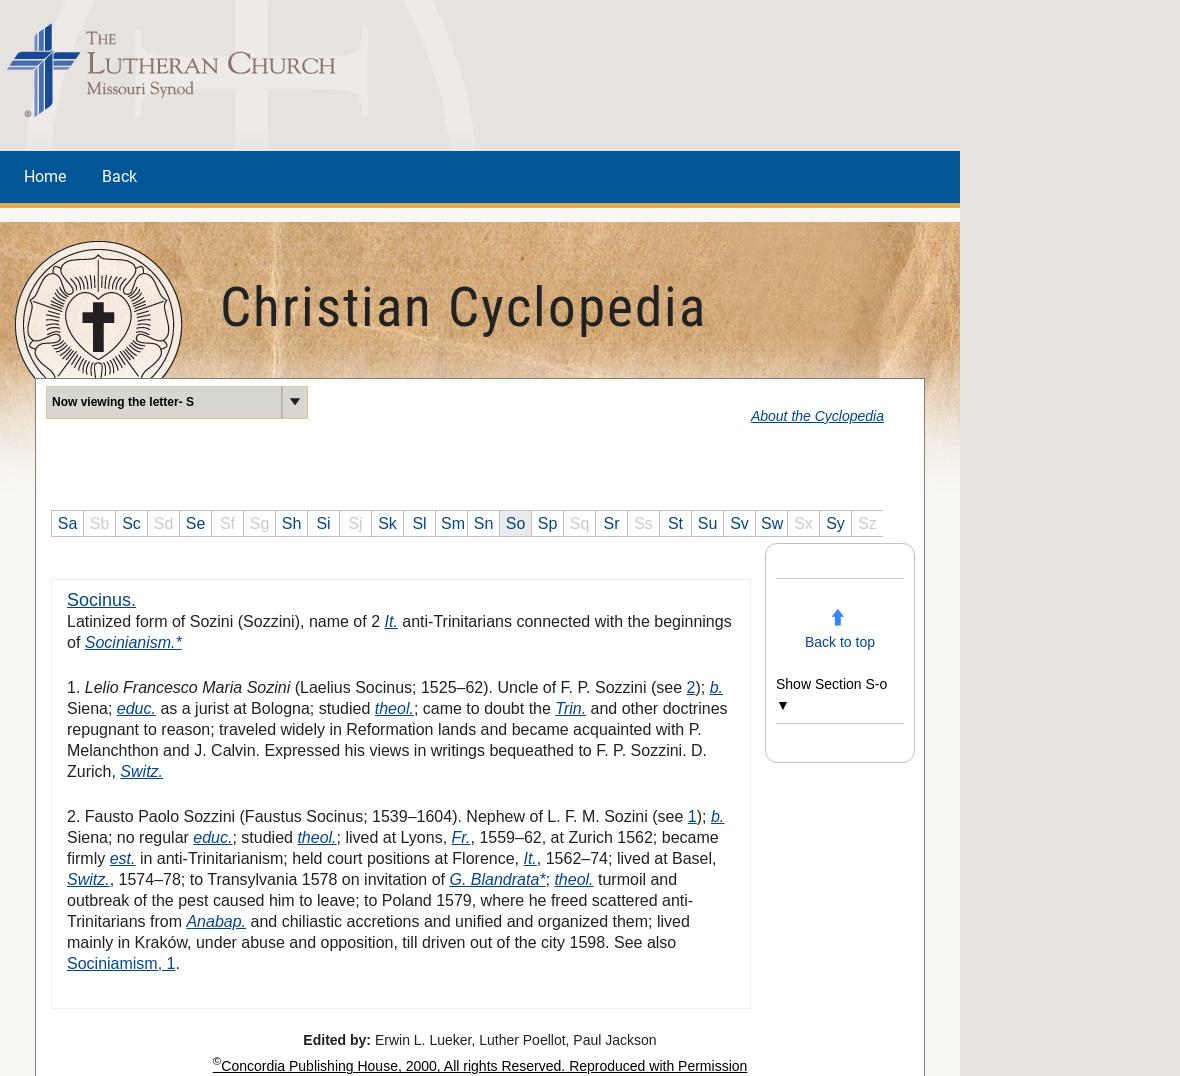 The width and height of the screenshot is (1180, 1076). What do you see at coordinates (216, 919) in the screenshot?
I see `'Anabap.'` at bounding box center [216, 919].